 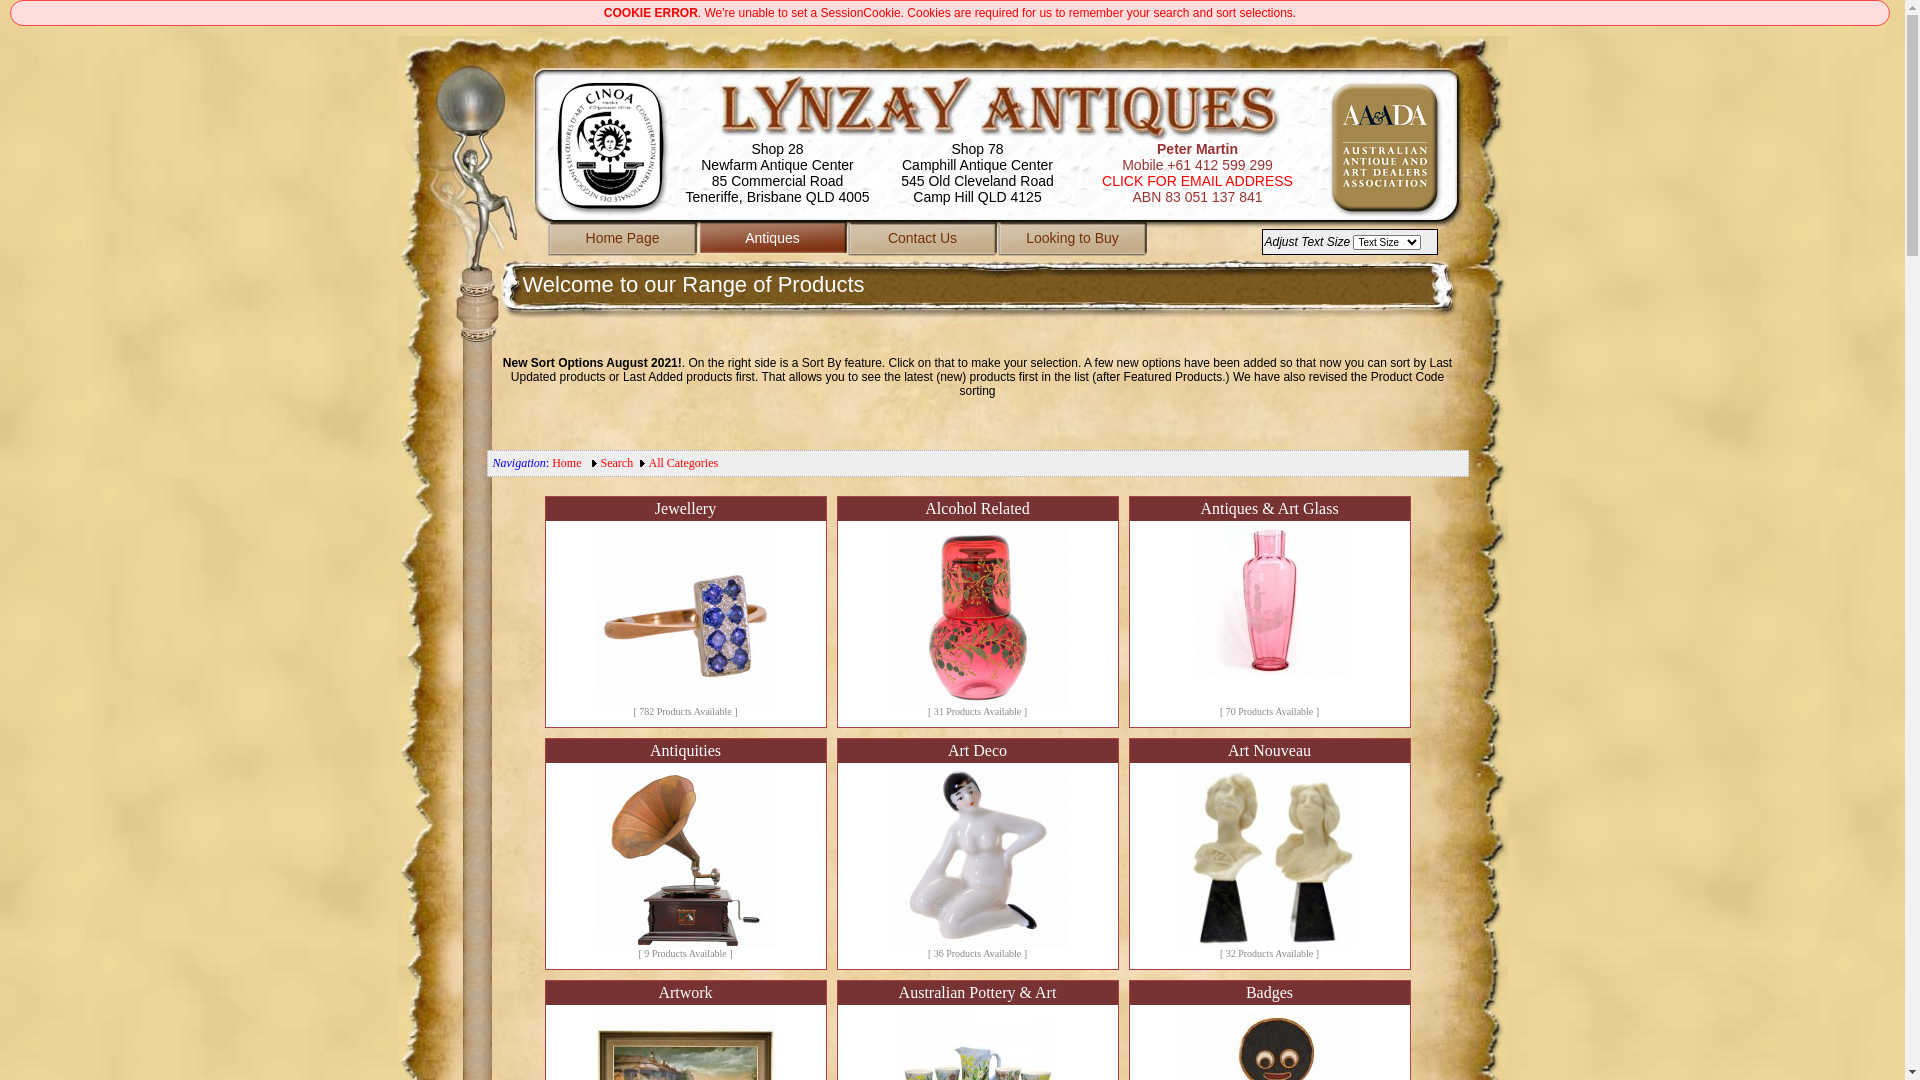 I want to click on 'Looking to Buy', so click(x=1072, y=239).